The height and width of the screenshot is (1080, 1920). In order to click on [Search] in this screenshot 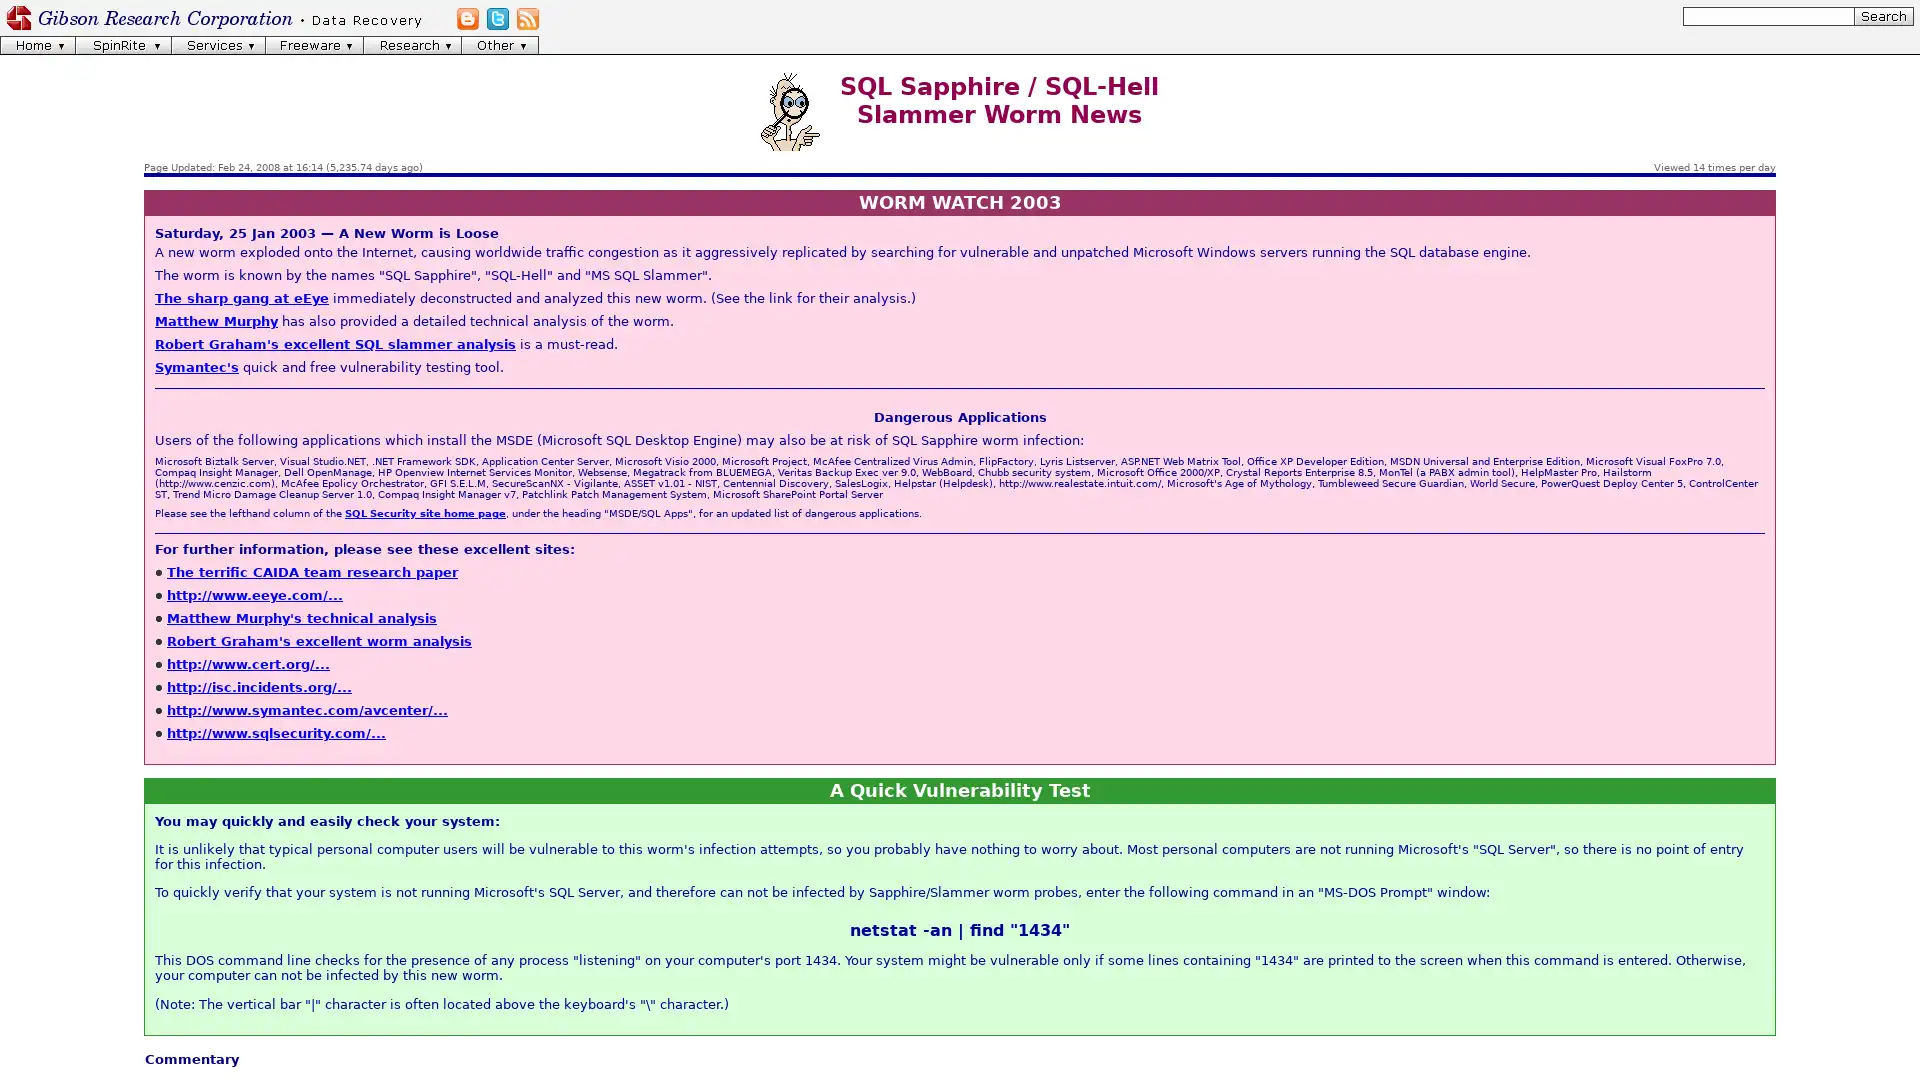, I will do `click(1882, 16)`.